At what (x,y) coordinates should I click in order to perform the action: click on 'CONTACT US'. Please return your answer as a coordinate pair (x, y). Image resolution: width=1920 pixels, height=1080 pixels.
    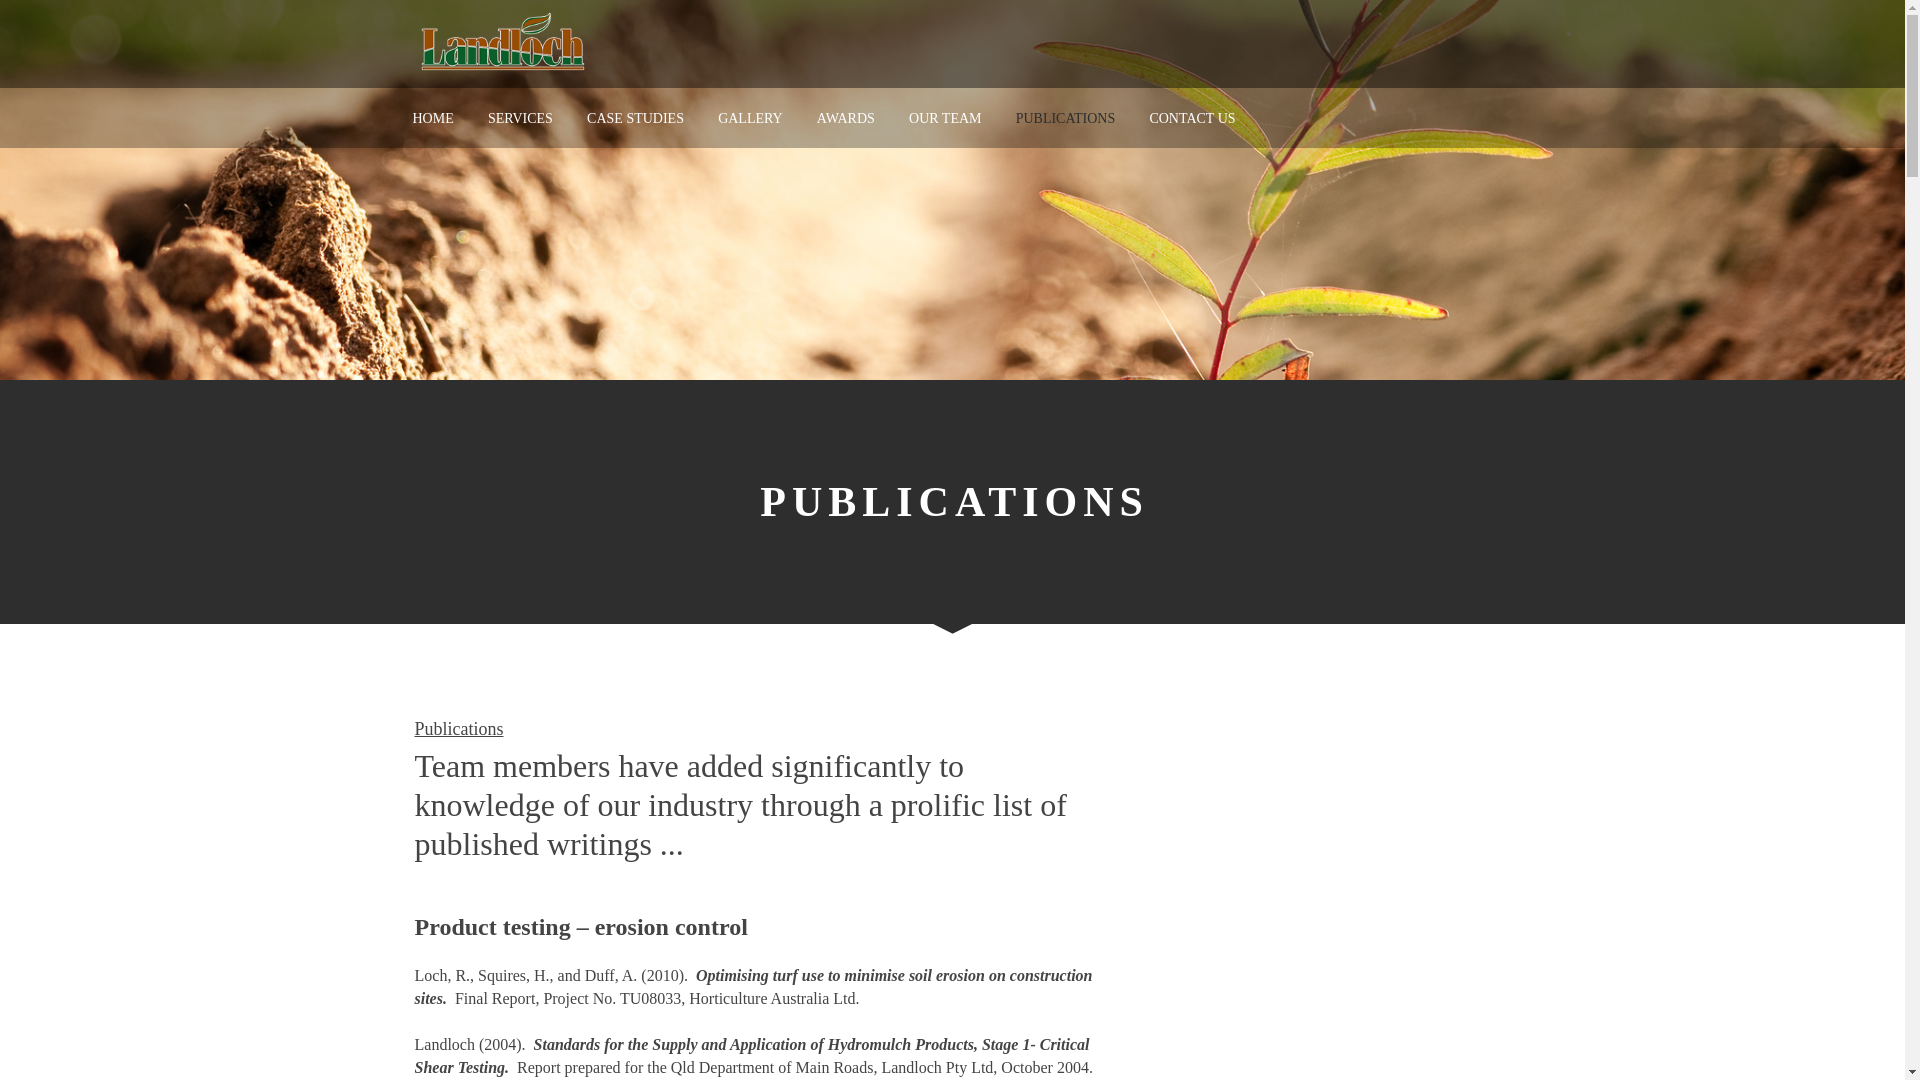
    Looking at the image, I should click on (1148, 118).